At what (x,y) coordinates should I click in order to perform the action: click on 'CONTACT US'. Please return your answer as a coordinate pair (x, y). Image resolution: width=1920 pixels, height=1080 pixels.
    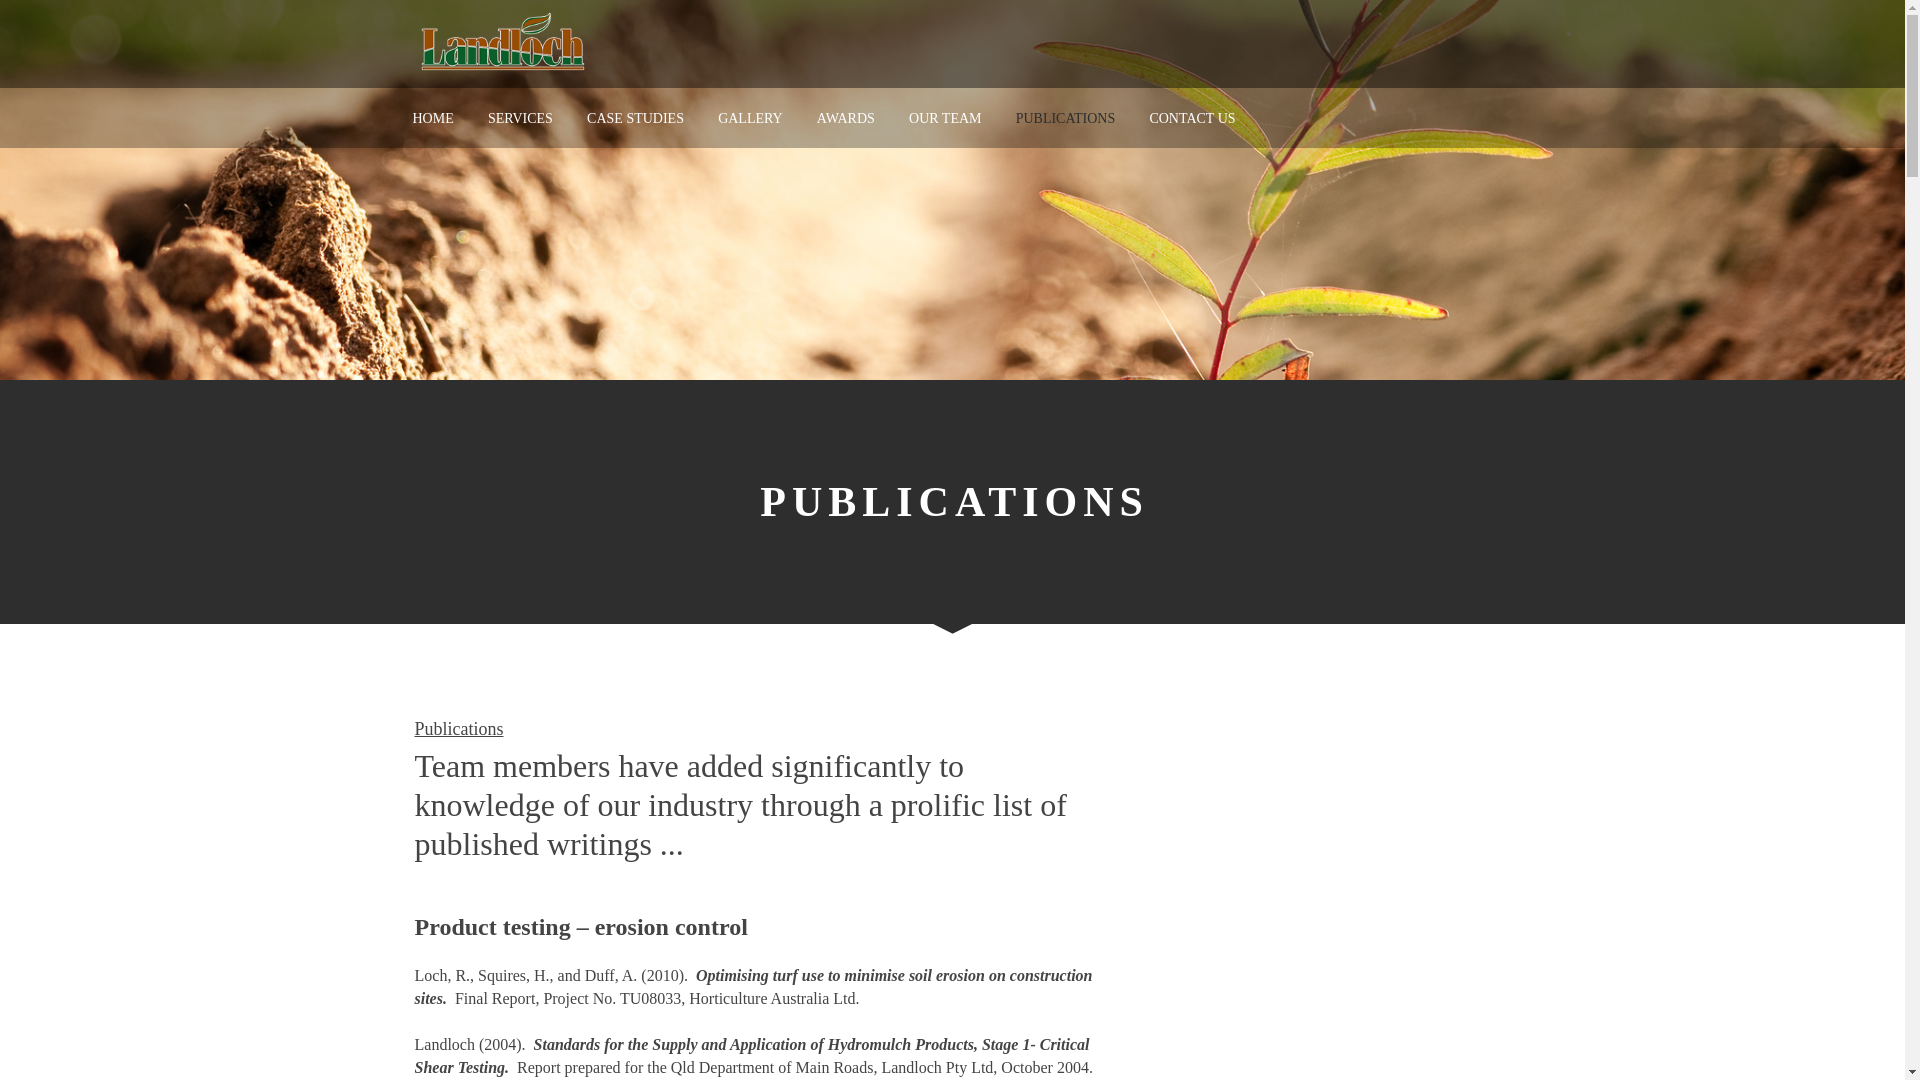
    Looking at the image, I should click on (1148, 118).